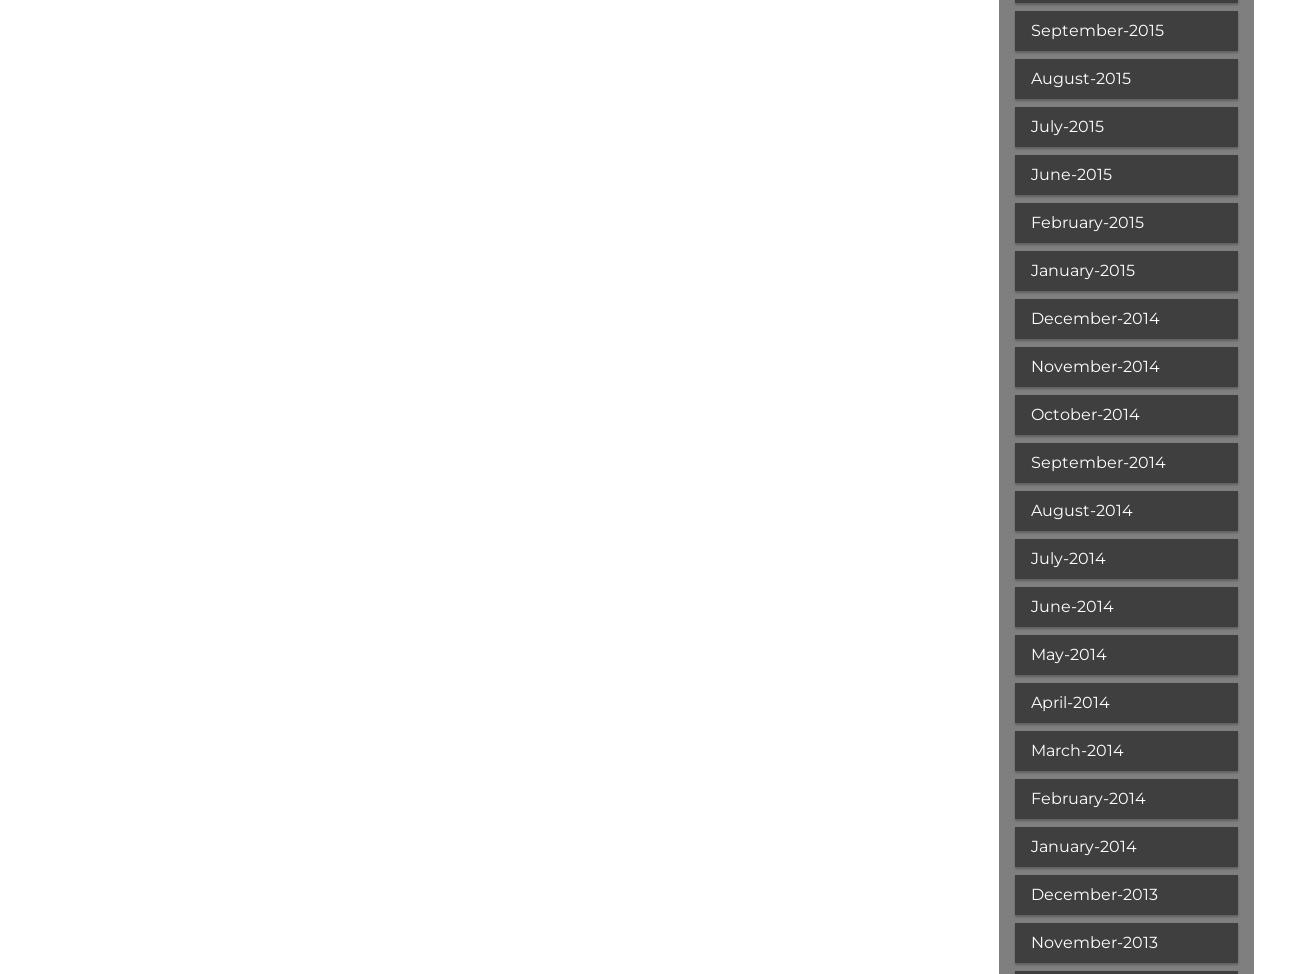 This screenshot has height=974, width=1303. What do you see at coordinates (1081, 269) in the screenshot?
I see `'January-2015'` at bounding box center [1081, 269].